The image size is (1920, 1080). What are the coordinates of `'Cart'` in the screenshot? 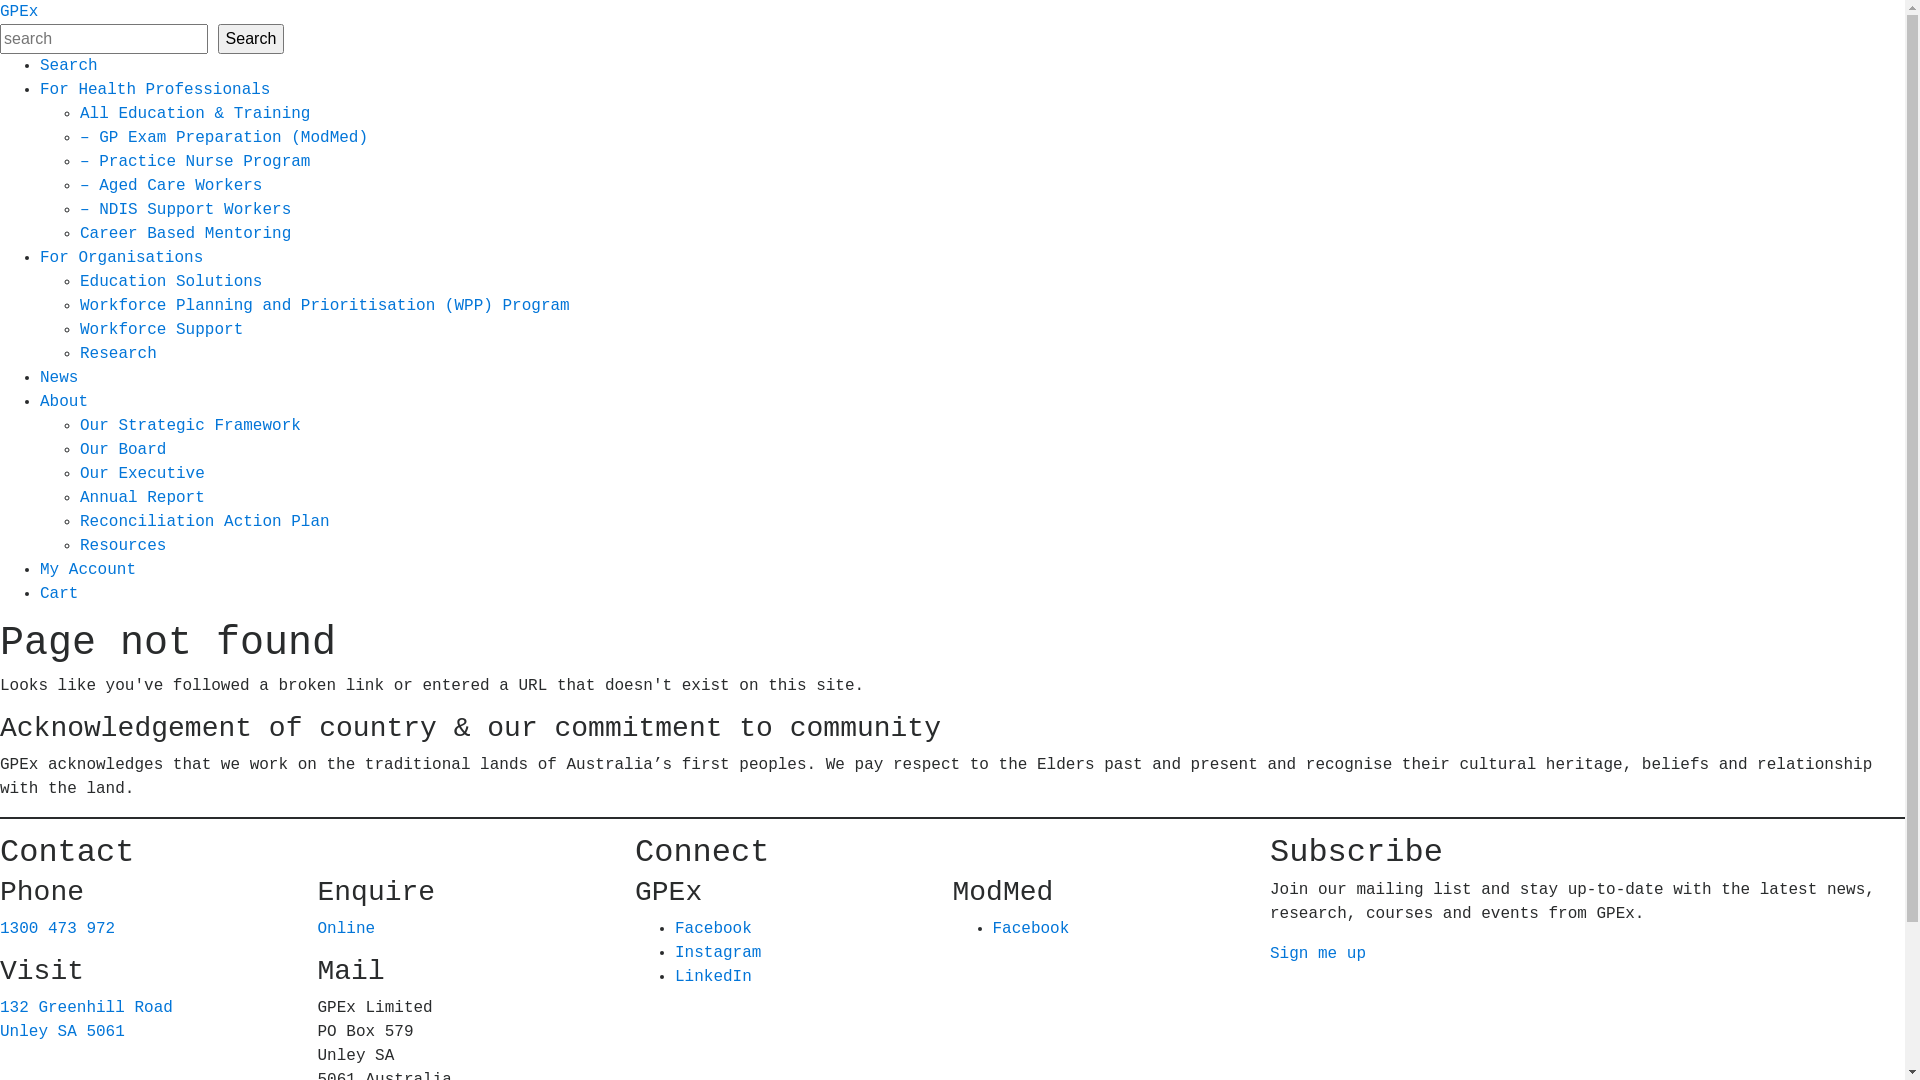 It's located at (58, 593).